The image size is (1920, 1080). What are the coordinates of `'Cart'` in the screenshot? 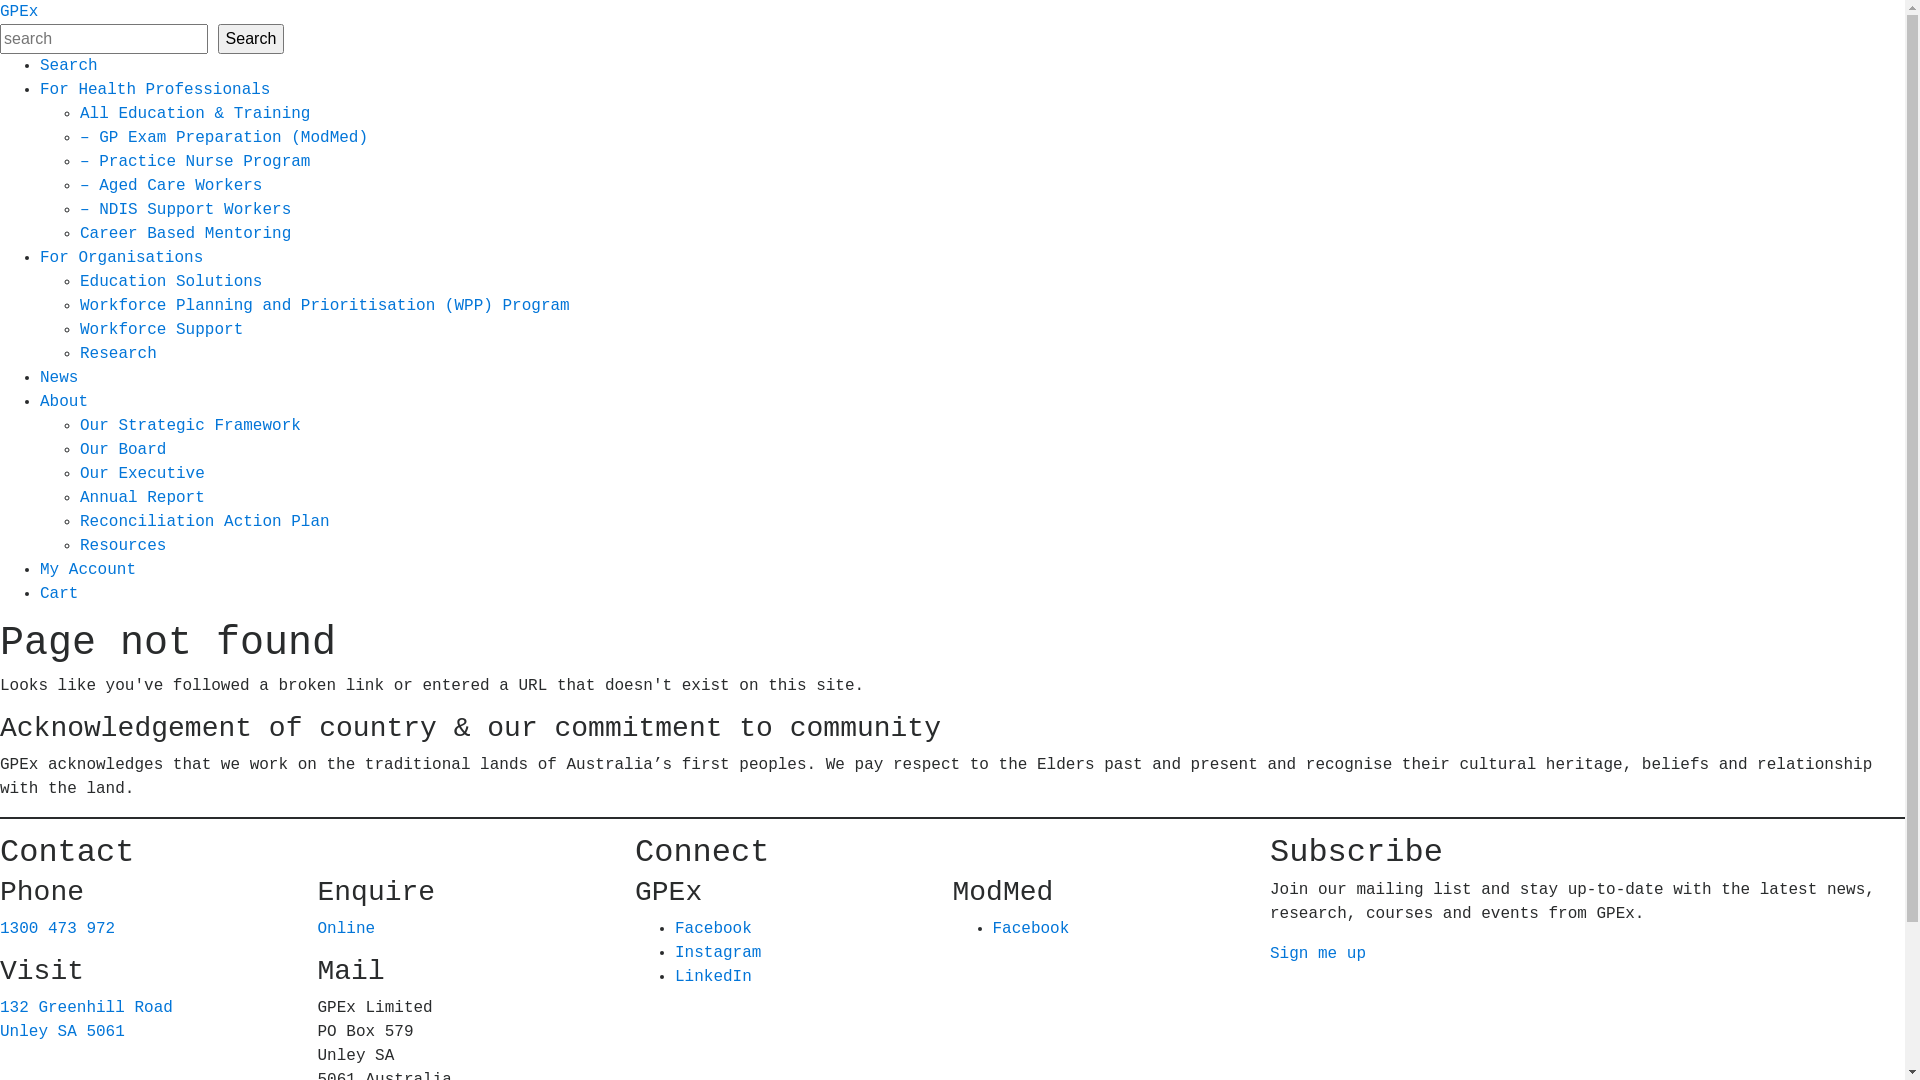 It's located at (58, 593).